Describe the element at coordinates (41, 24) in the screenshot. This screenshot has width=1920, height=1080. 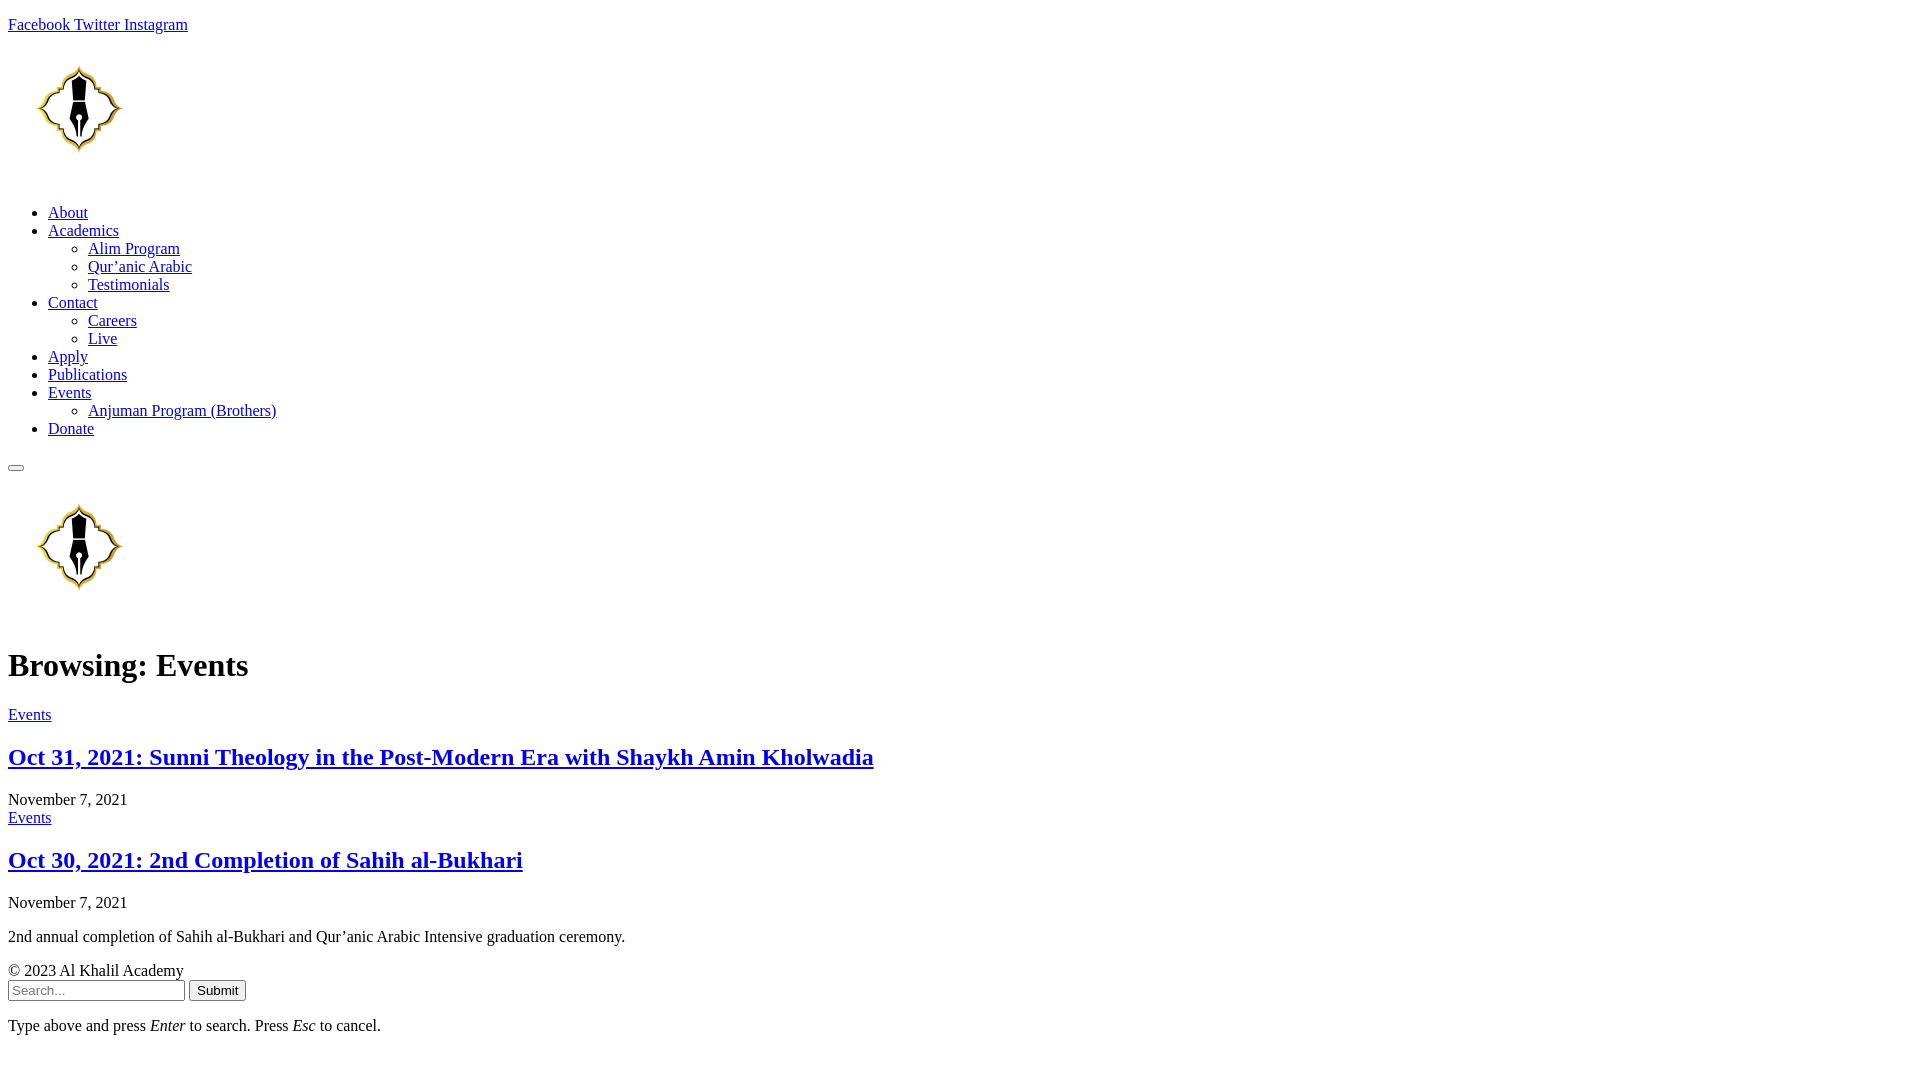
I see `'Facebook'` at that location.